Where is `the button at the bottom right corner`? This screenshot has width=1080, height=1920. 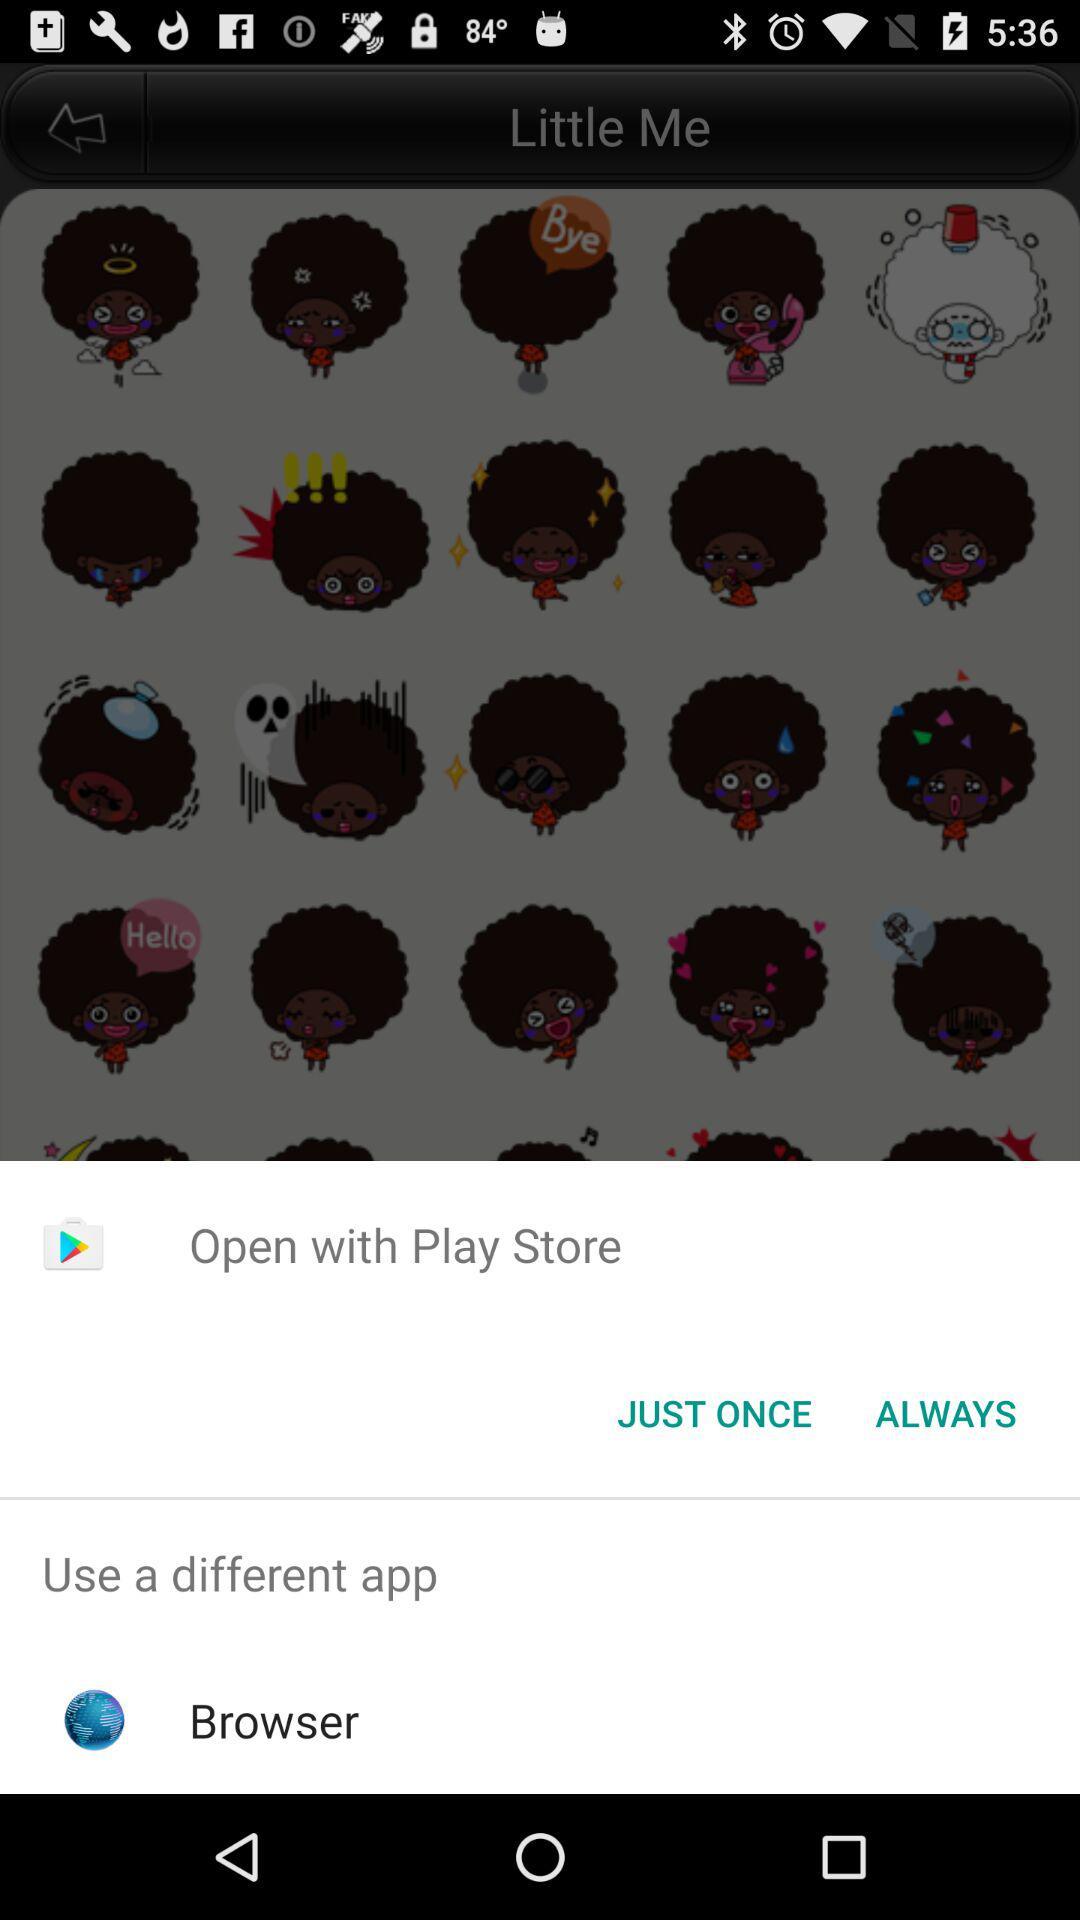
the button at the bottom right corner is located at coordinates (945, 1411).